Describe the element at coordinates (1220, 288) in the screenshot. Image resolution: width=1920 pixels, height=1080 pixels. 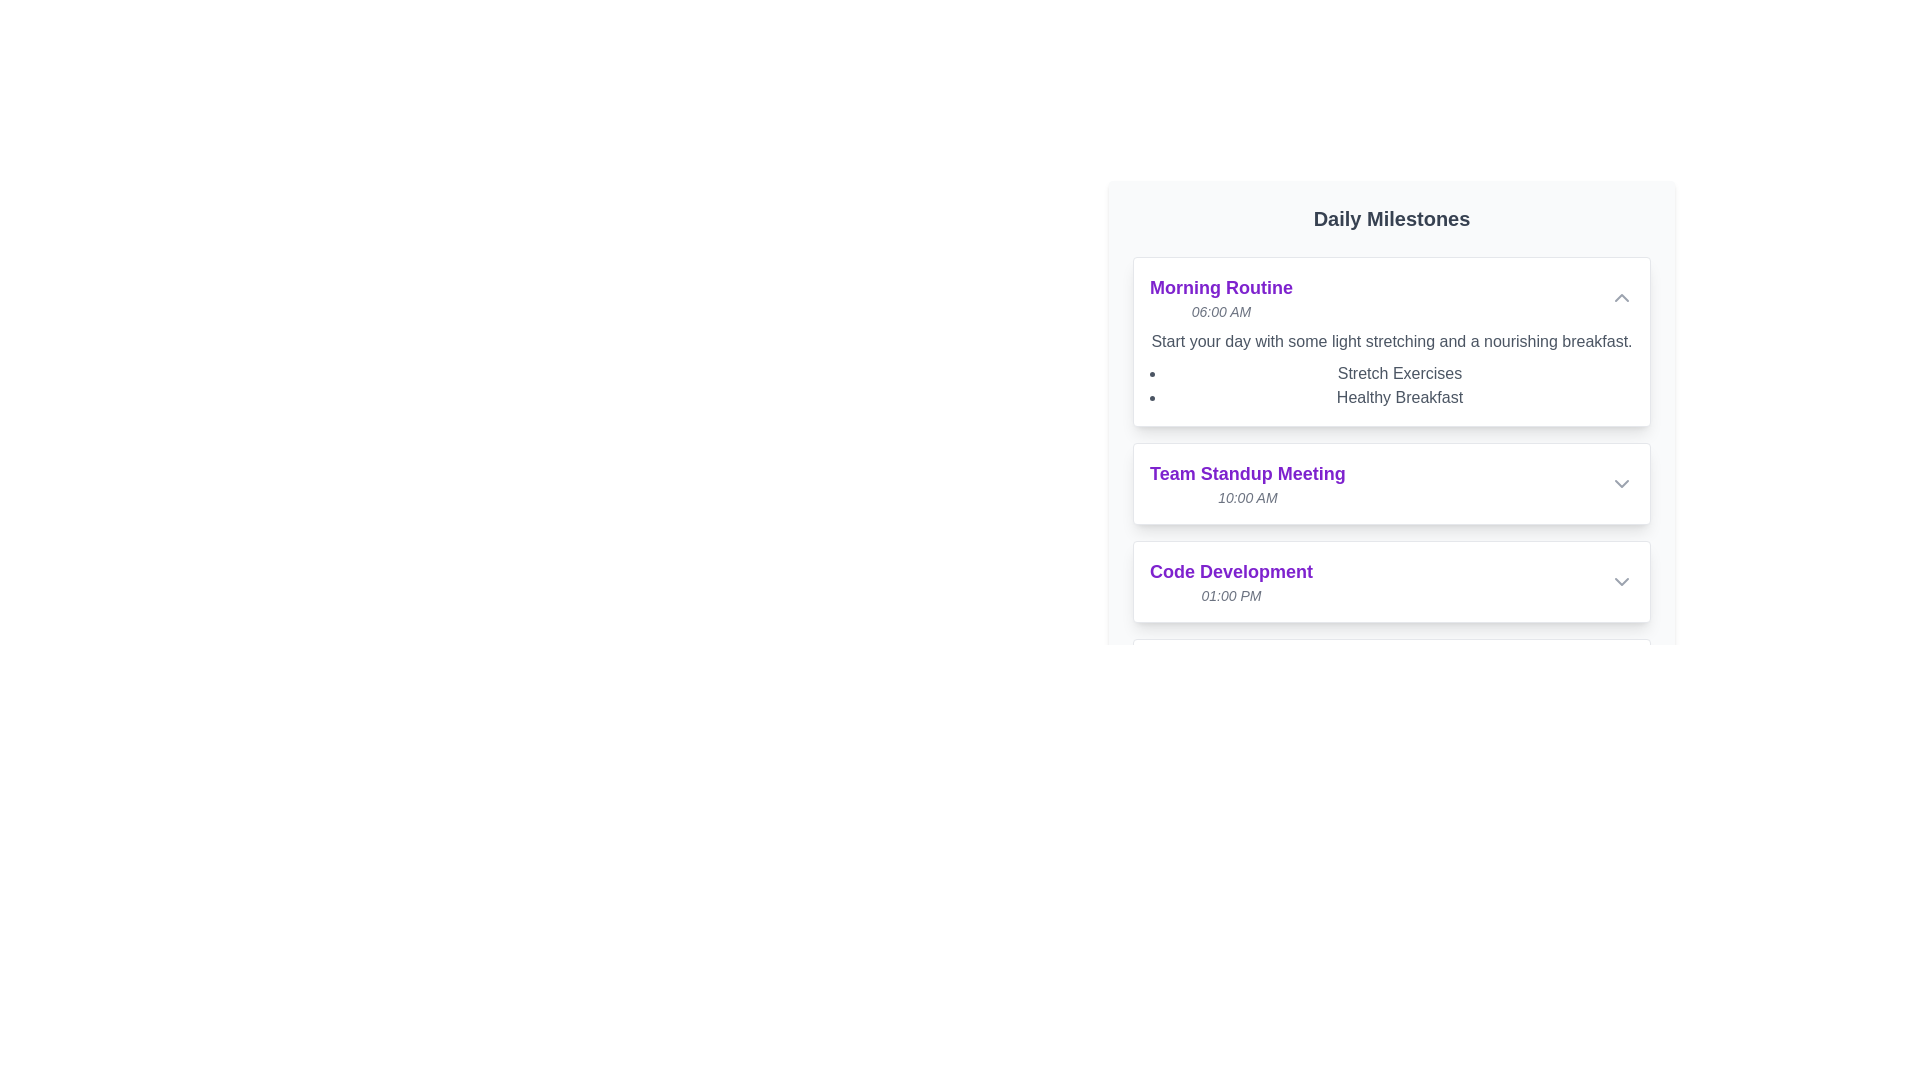
I see `the text label representing the title of the milestone 'Morning Routine06:00 AM', which is positioned above the time '06:00 AM'` at that location.